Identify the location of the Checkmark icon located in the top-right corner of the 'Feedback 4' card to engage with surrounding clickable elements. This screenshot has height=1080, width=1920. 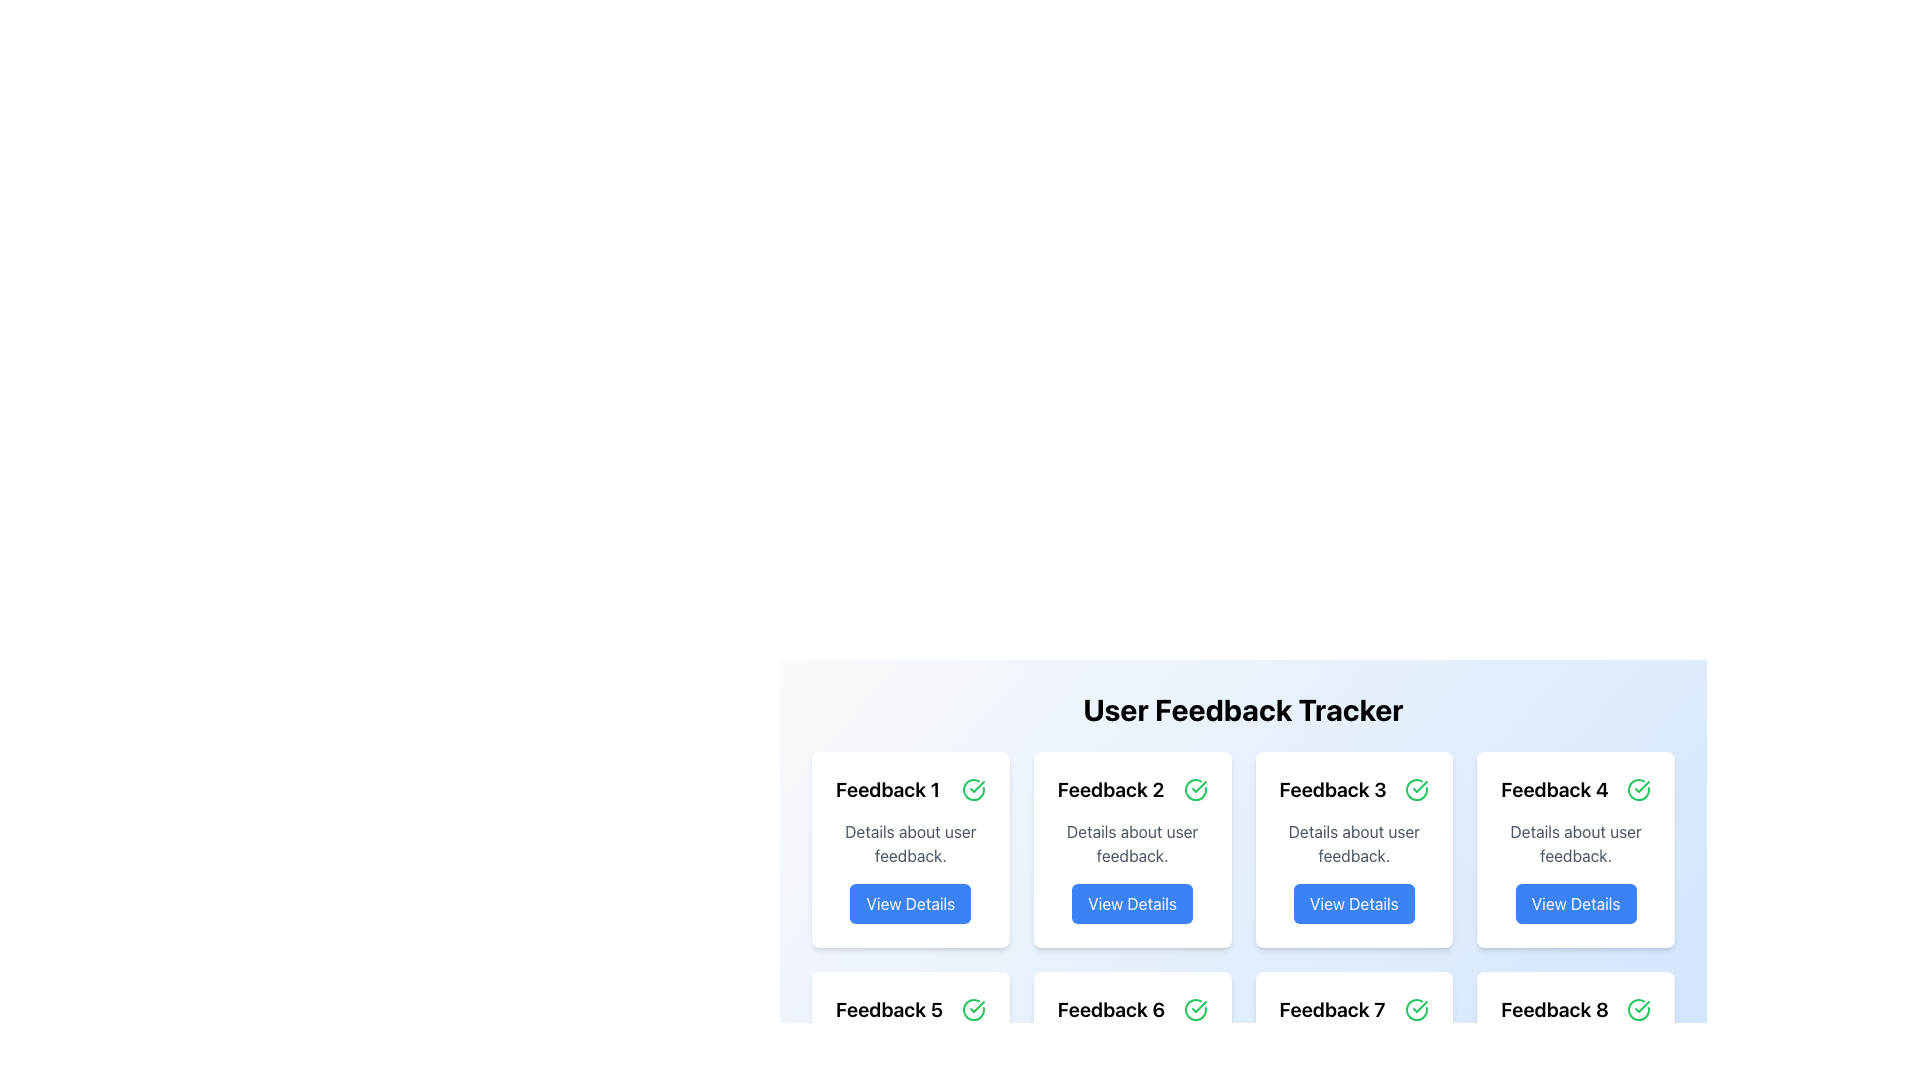
(1642, 785).